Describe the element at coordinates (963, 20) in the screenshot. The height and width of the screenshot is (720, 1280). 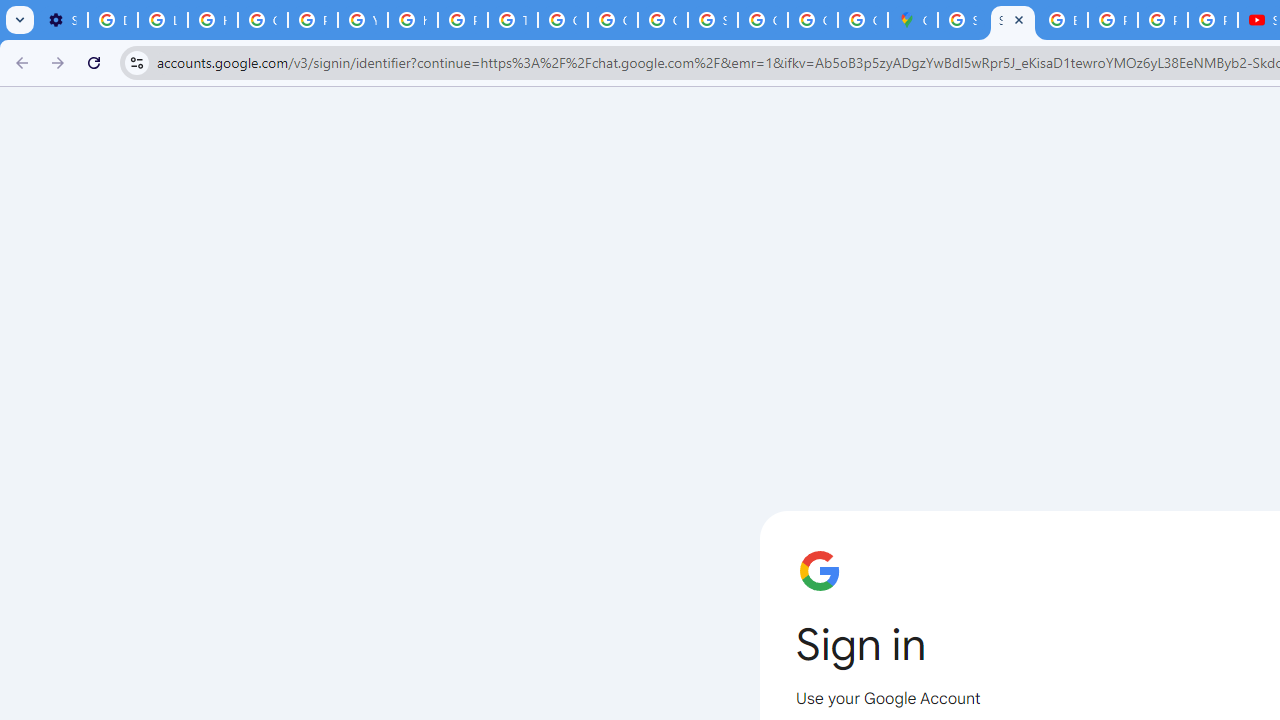
I see `'Sign in - Google Accounts'` at that location.